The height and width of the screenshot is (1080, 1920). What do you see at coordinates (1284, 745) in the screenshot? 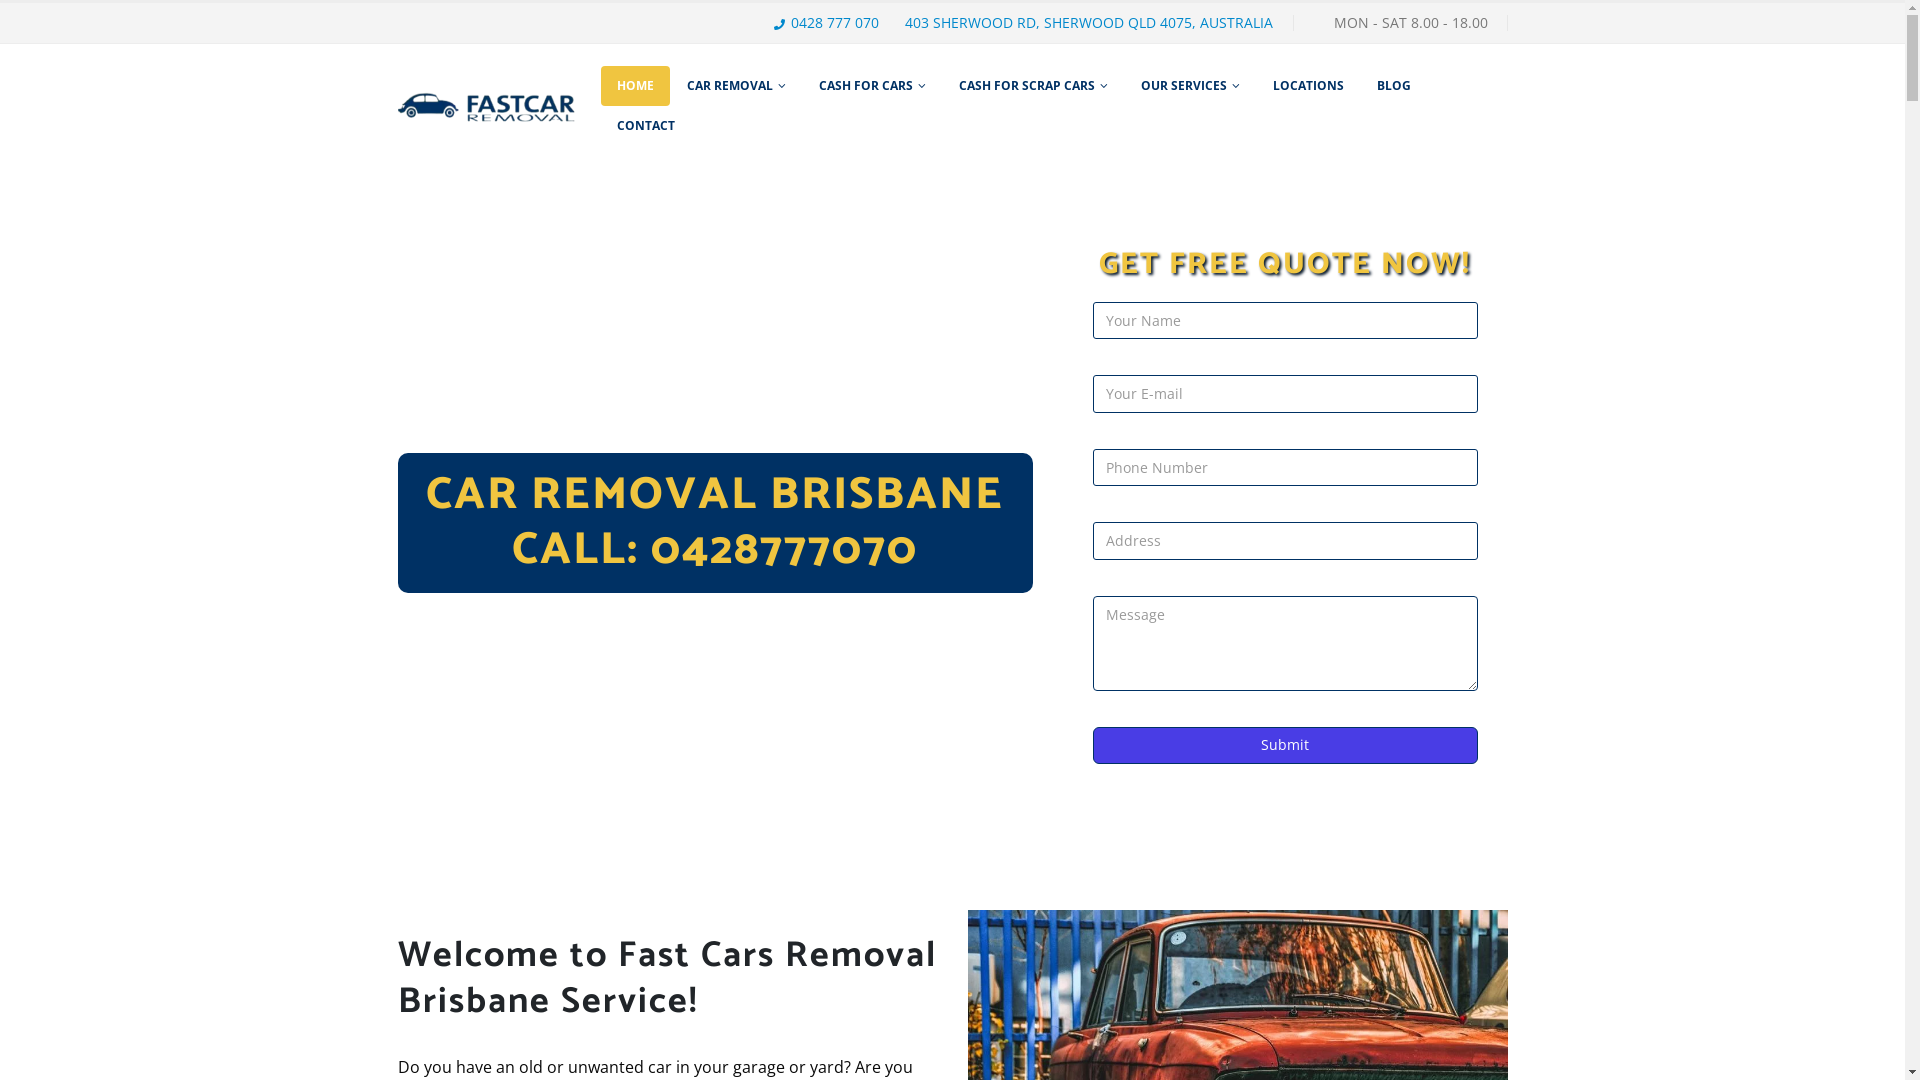
I see `'Submit'` at bounding box center [1284, 745].